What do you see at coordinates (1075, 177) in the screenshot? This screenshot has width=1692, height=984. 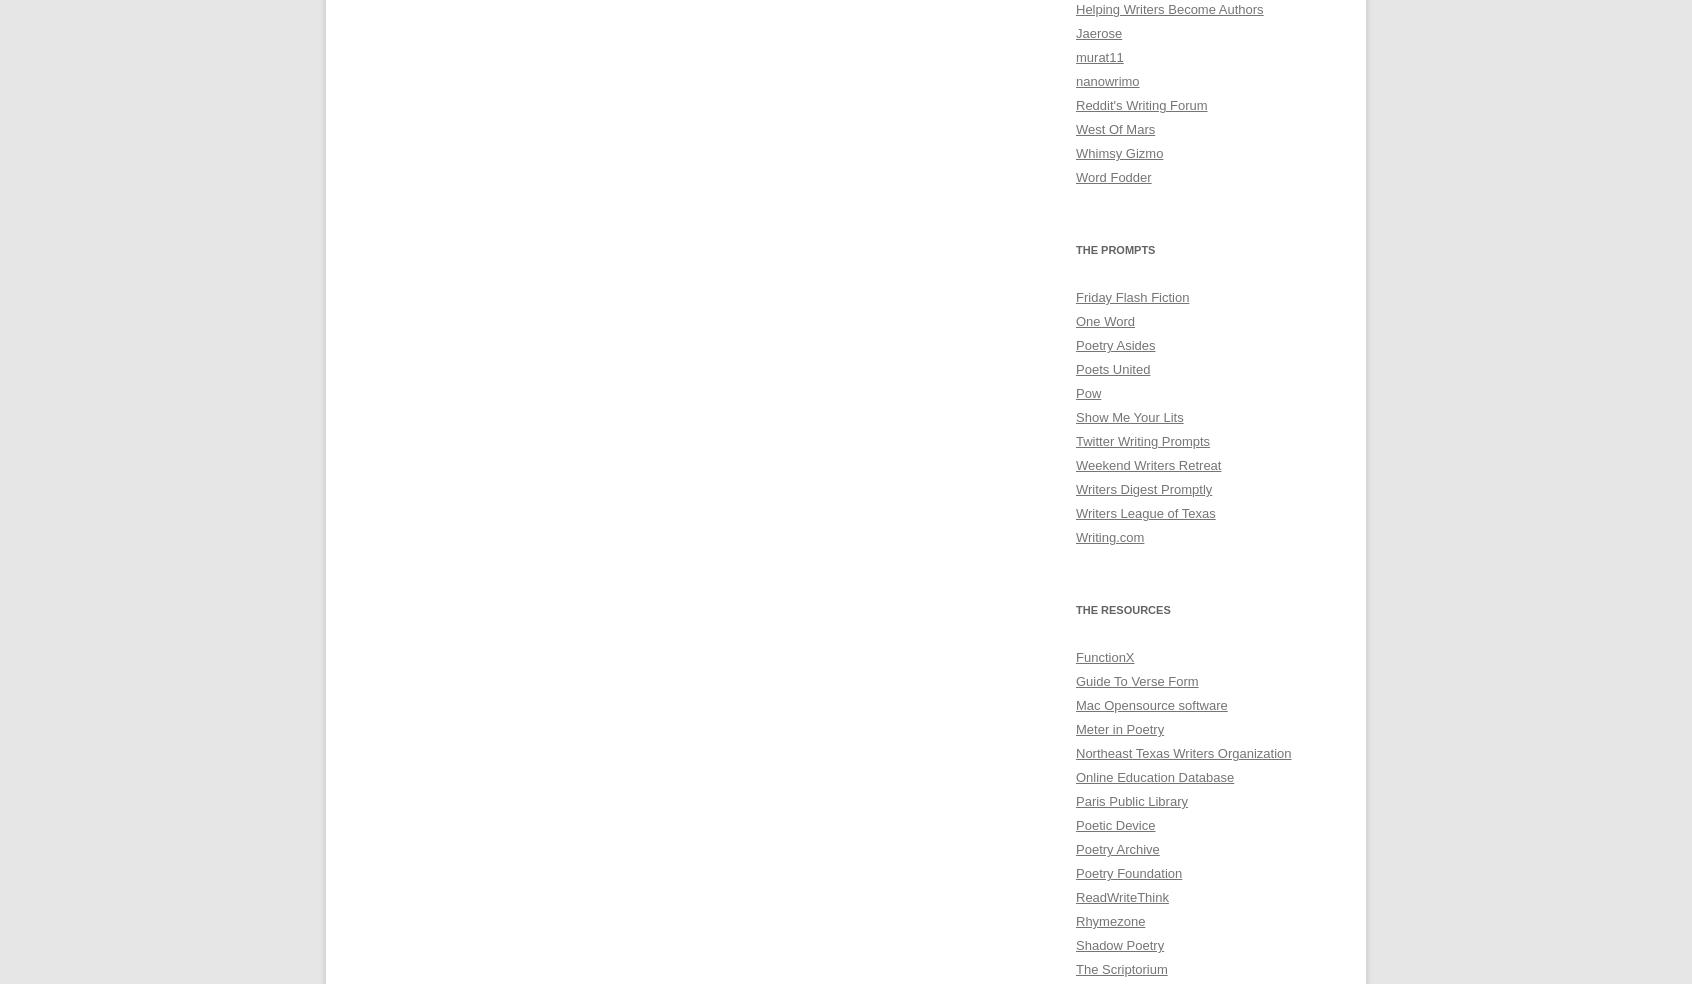 I see `'Word Fodder'` at bounding box center [1075, 177].